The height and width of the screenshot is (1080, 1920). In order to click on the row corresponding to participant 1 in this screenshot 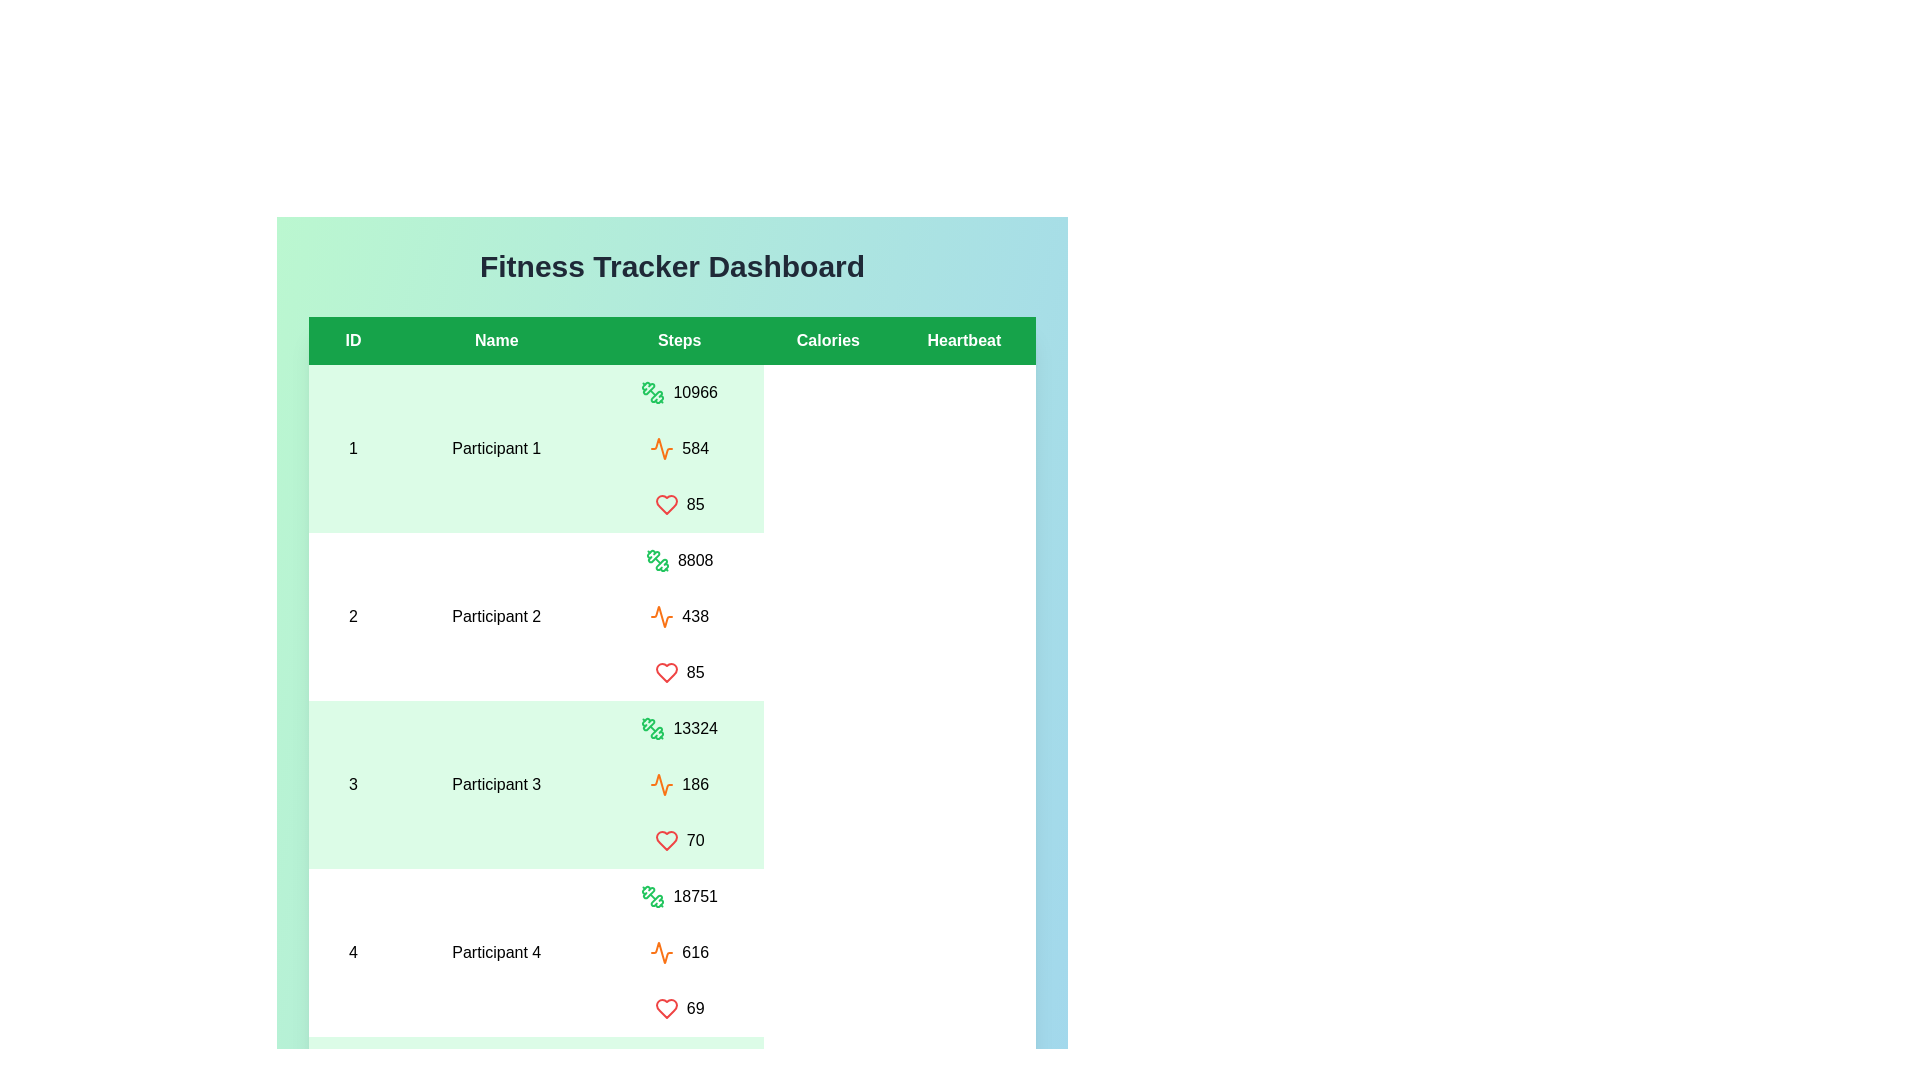, I will do `click(672, 447)`.